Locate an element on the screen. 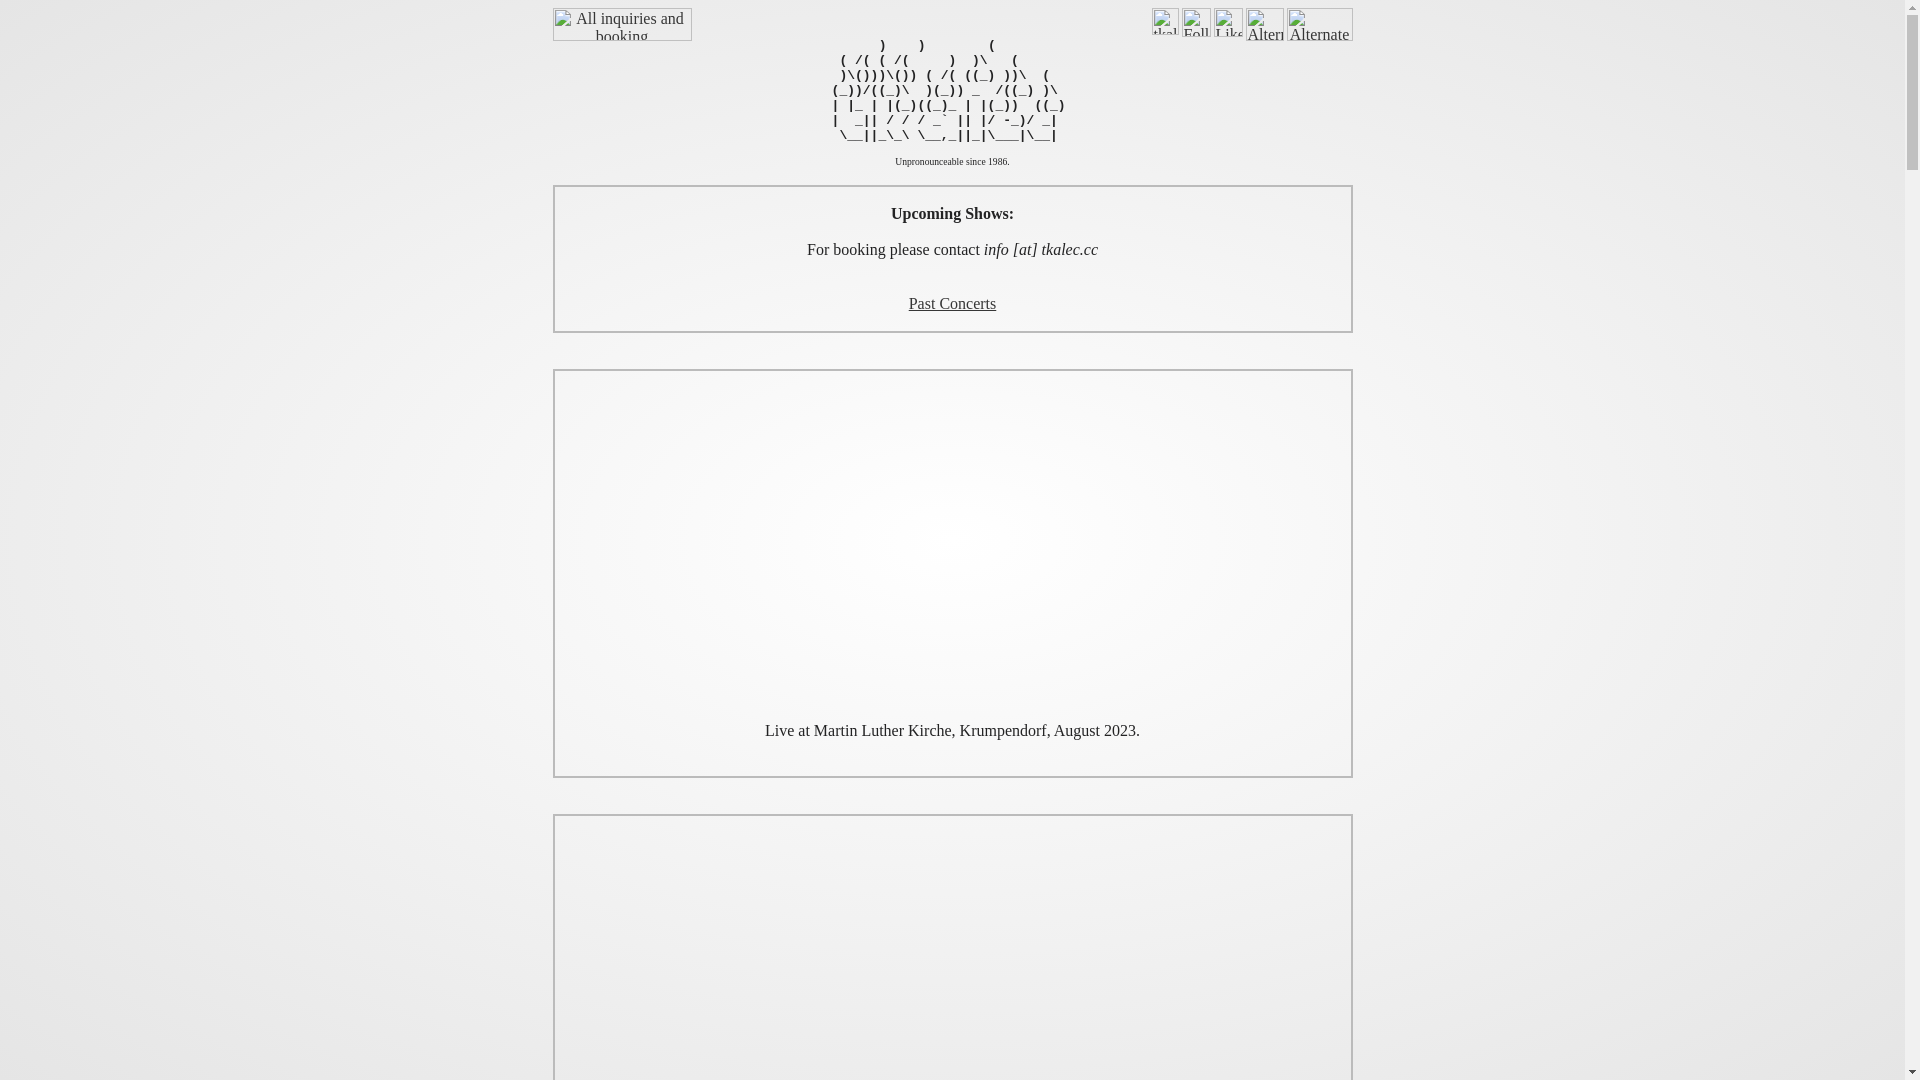  'Connect to the random tweet madness!' is located at coordinates (1196, 22).